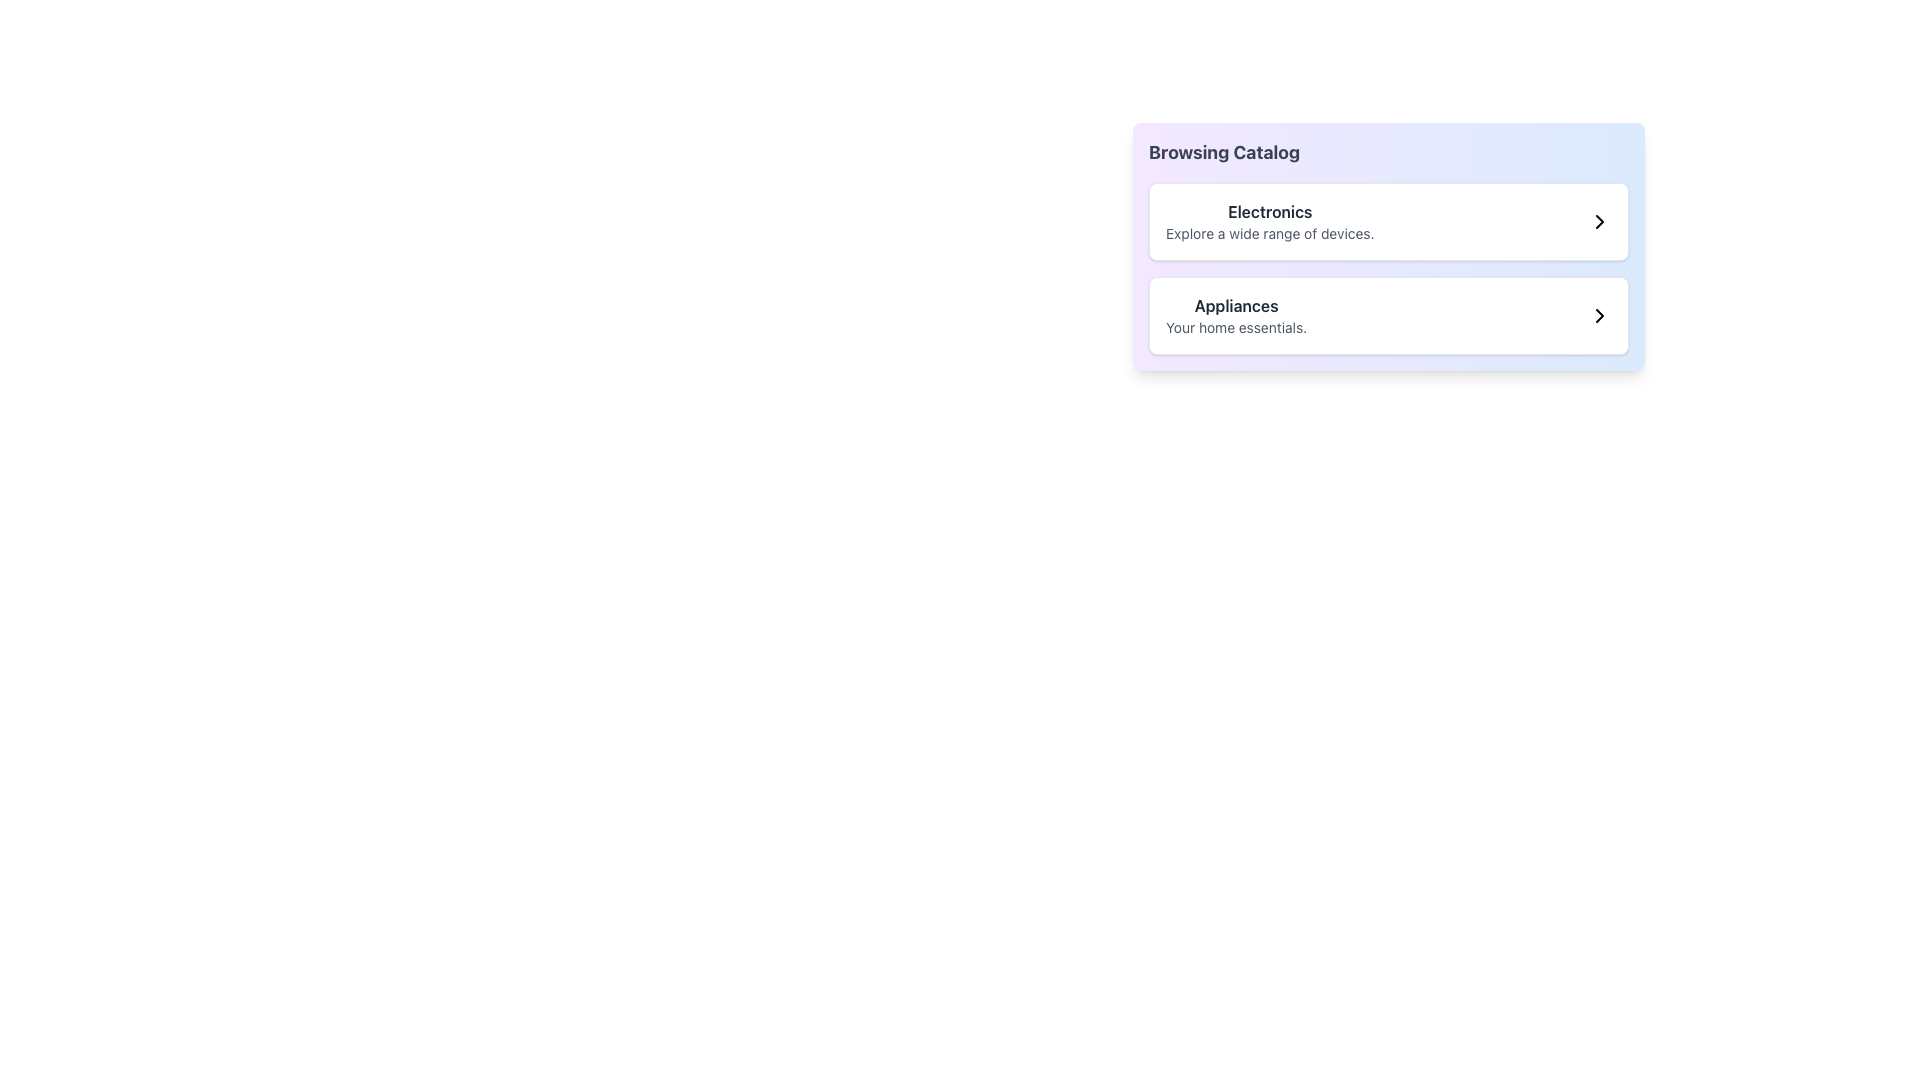  What do you see at coordinates (1269, 222) in the screenshot?
I see `the Text Display element that represents an item in a selectable list for accessing the catalog of electronic devices` at bounding box center [1269, 222].